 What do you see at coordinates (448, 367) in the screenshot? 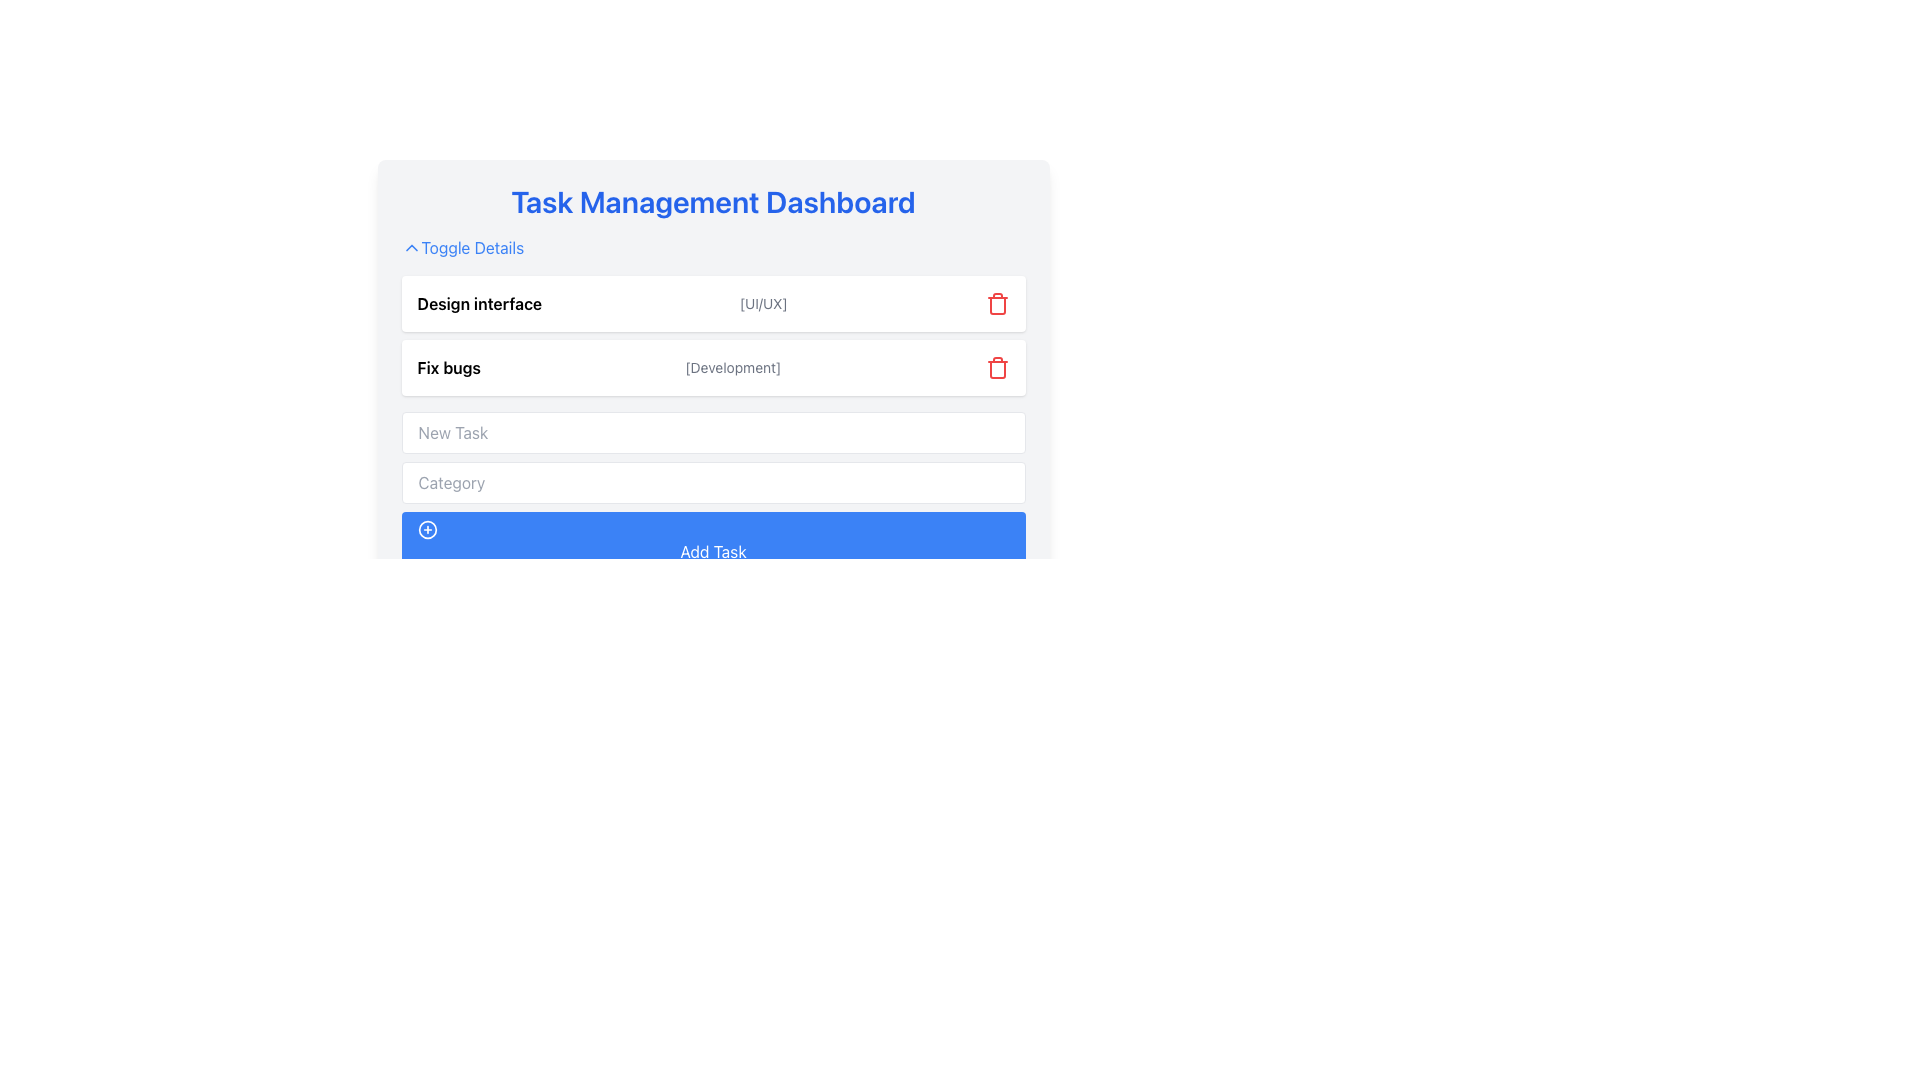
I see `the Static Text element that represents the title or summary of a task, located within the 'Fix bugs[Development]' section and aligned to the left` at bounding box center [448, 367].